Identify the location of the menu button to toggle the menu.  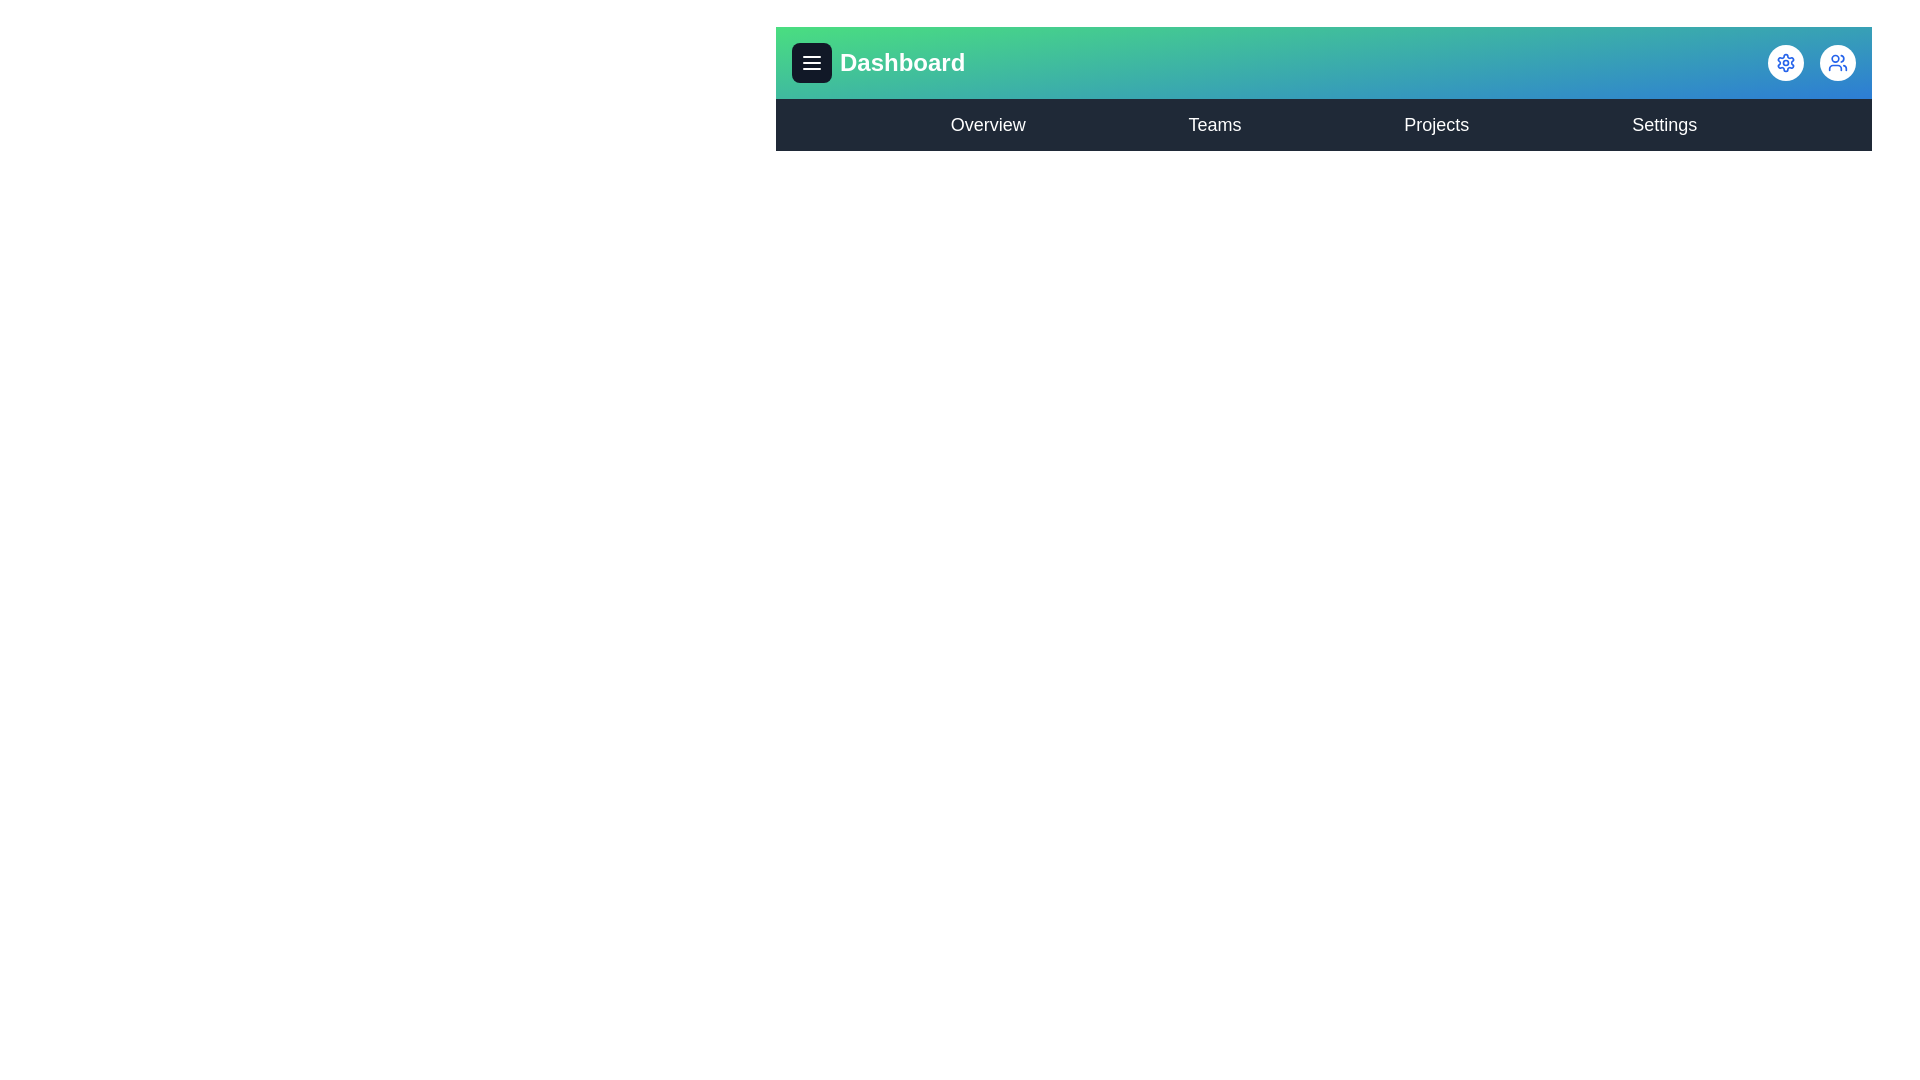
(811, 61).